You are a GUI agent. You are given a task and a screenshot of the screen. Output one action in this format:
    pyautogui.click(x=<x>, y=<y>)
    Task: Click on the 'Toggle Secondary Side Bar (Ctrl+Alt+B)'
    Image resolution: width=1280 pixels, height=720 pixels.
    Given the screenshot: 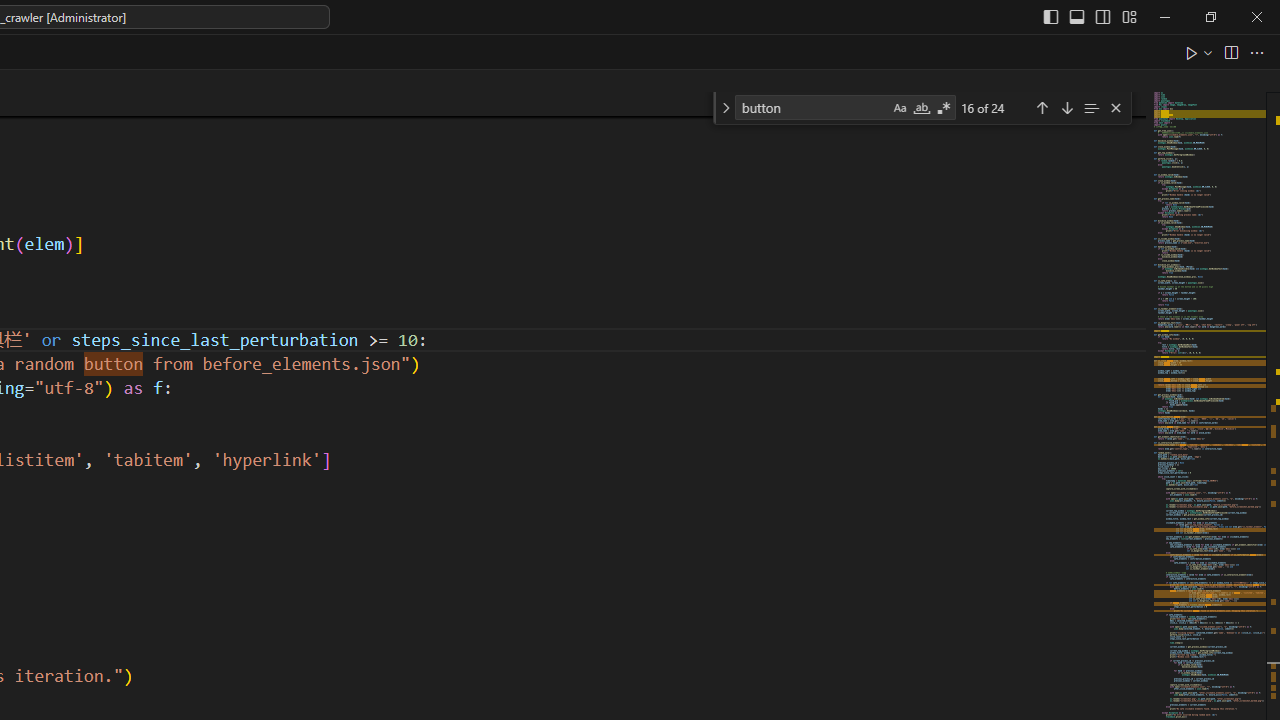 What is the action you would take?
    pyautogui.click(x=1101, y=16)
    